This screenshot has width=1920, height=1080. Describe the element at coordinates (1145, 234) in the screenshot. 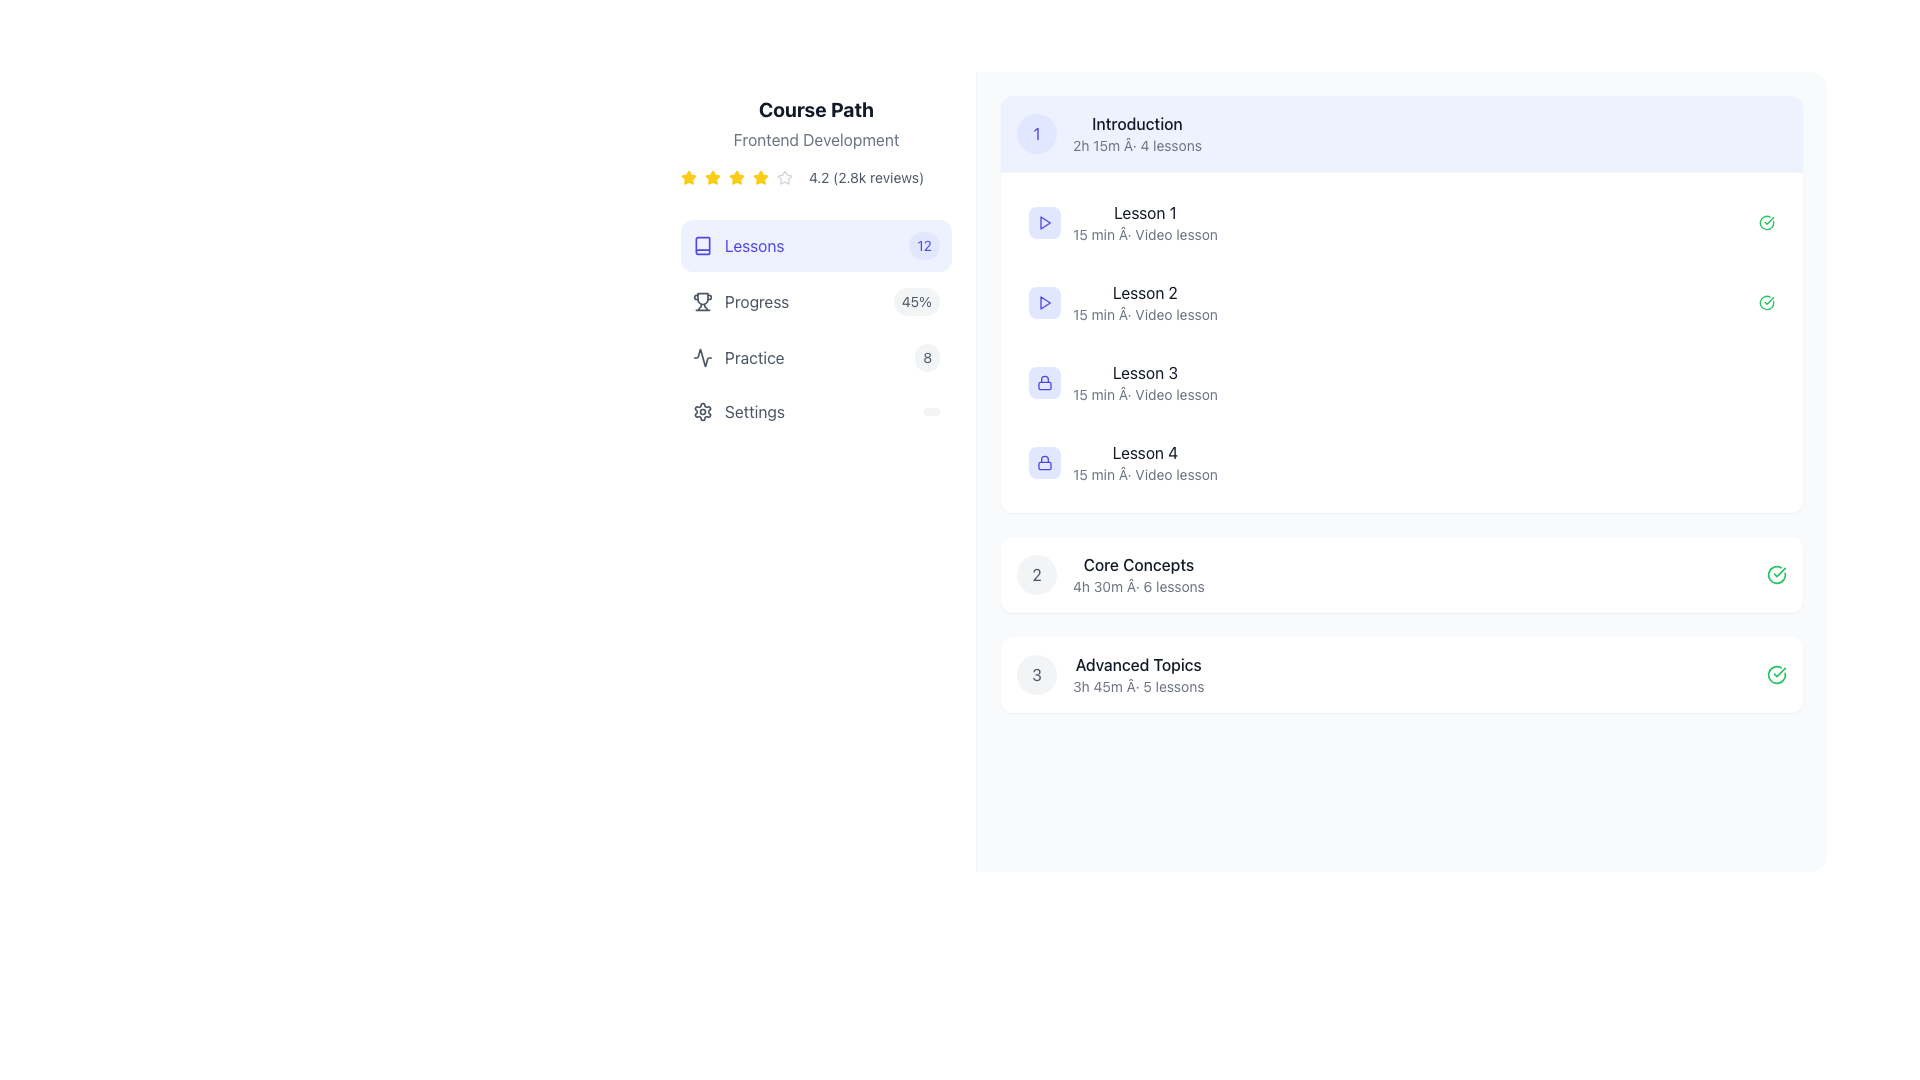

I see `the text label that reads '15 min · Video lesson', which is positioned below the title 'Lesson 1' in the 'Introduction' section of the lessons list` at that location.